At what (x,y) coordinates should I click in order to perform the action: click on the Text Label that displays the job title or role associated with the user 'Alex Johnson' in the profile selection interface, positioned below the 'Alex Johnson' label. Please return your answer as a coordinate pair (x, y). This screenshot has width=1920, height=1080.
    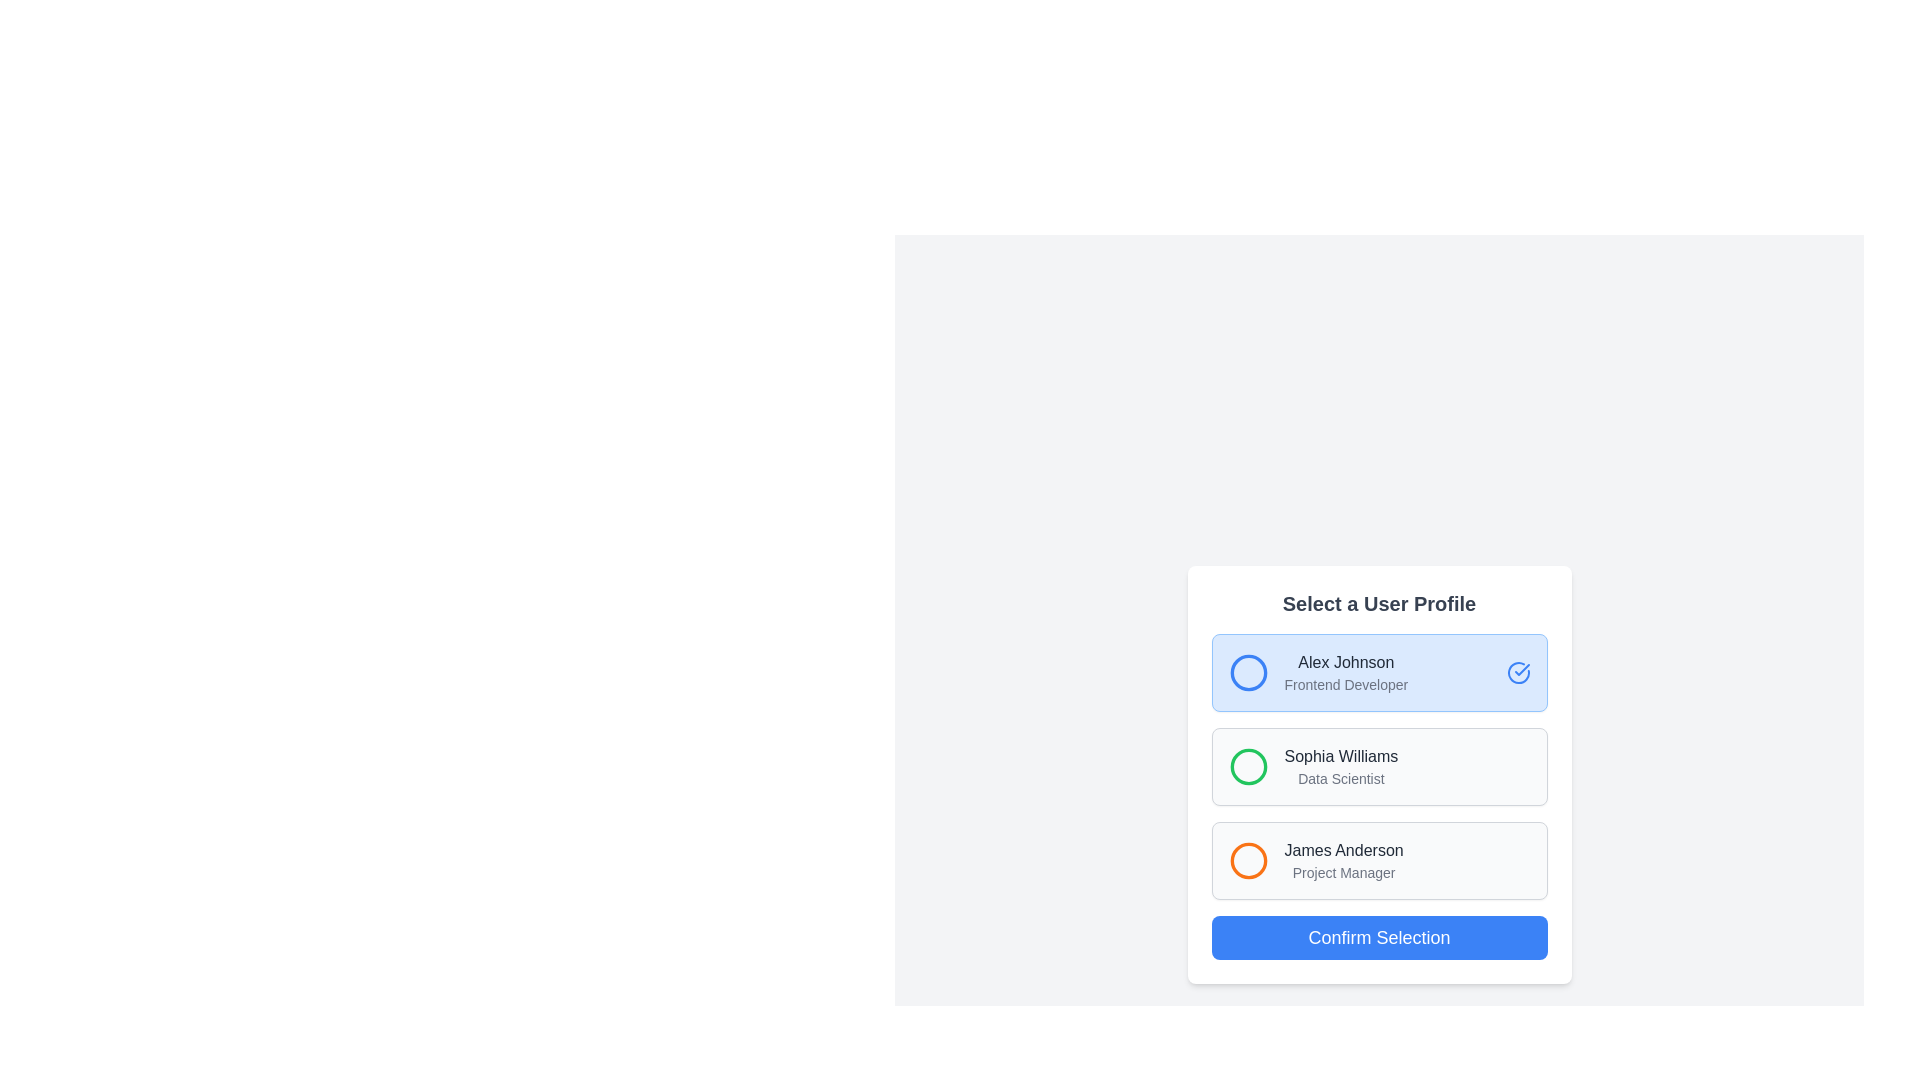
    Looking at the image, I should click on (1346, 684).